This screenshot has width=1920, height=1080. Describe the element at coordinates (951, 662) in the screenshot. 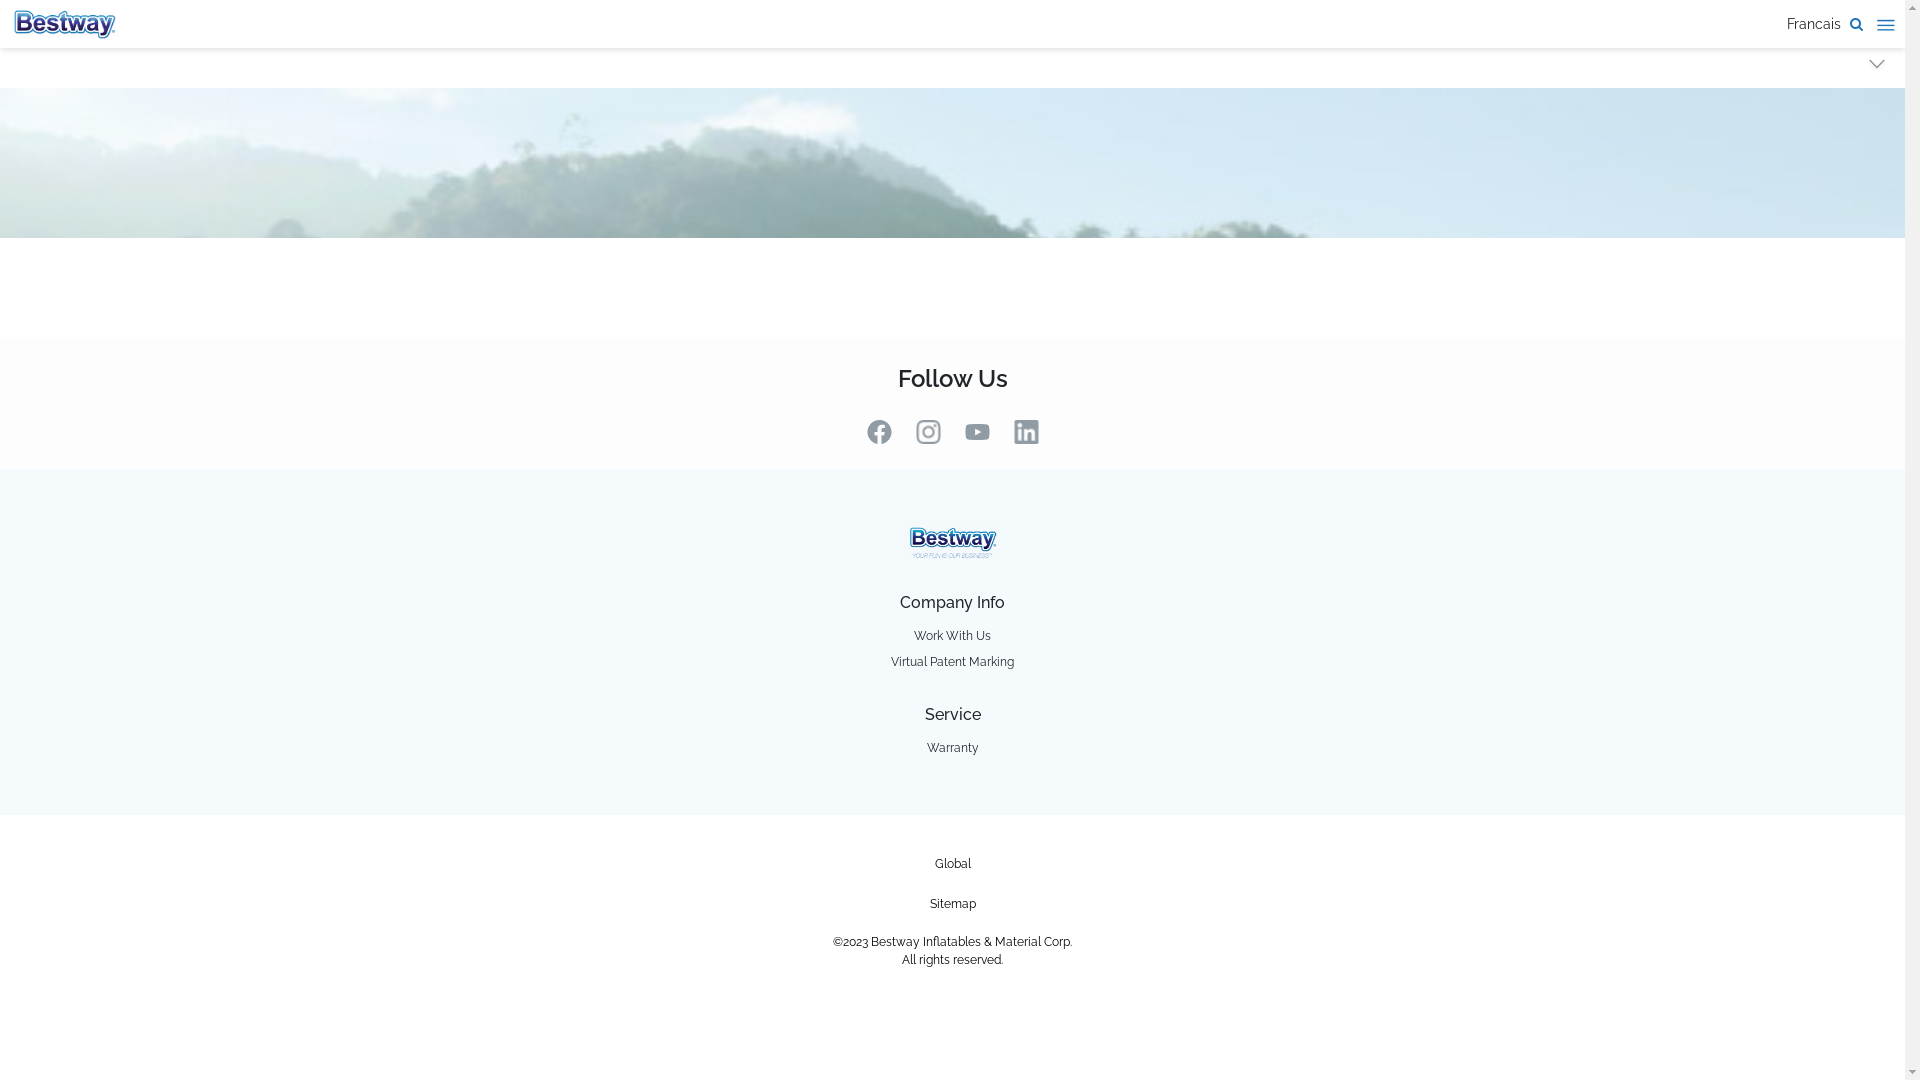

I see `'Virtual Patent Marking'` at that location.